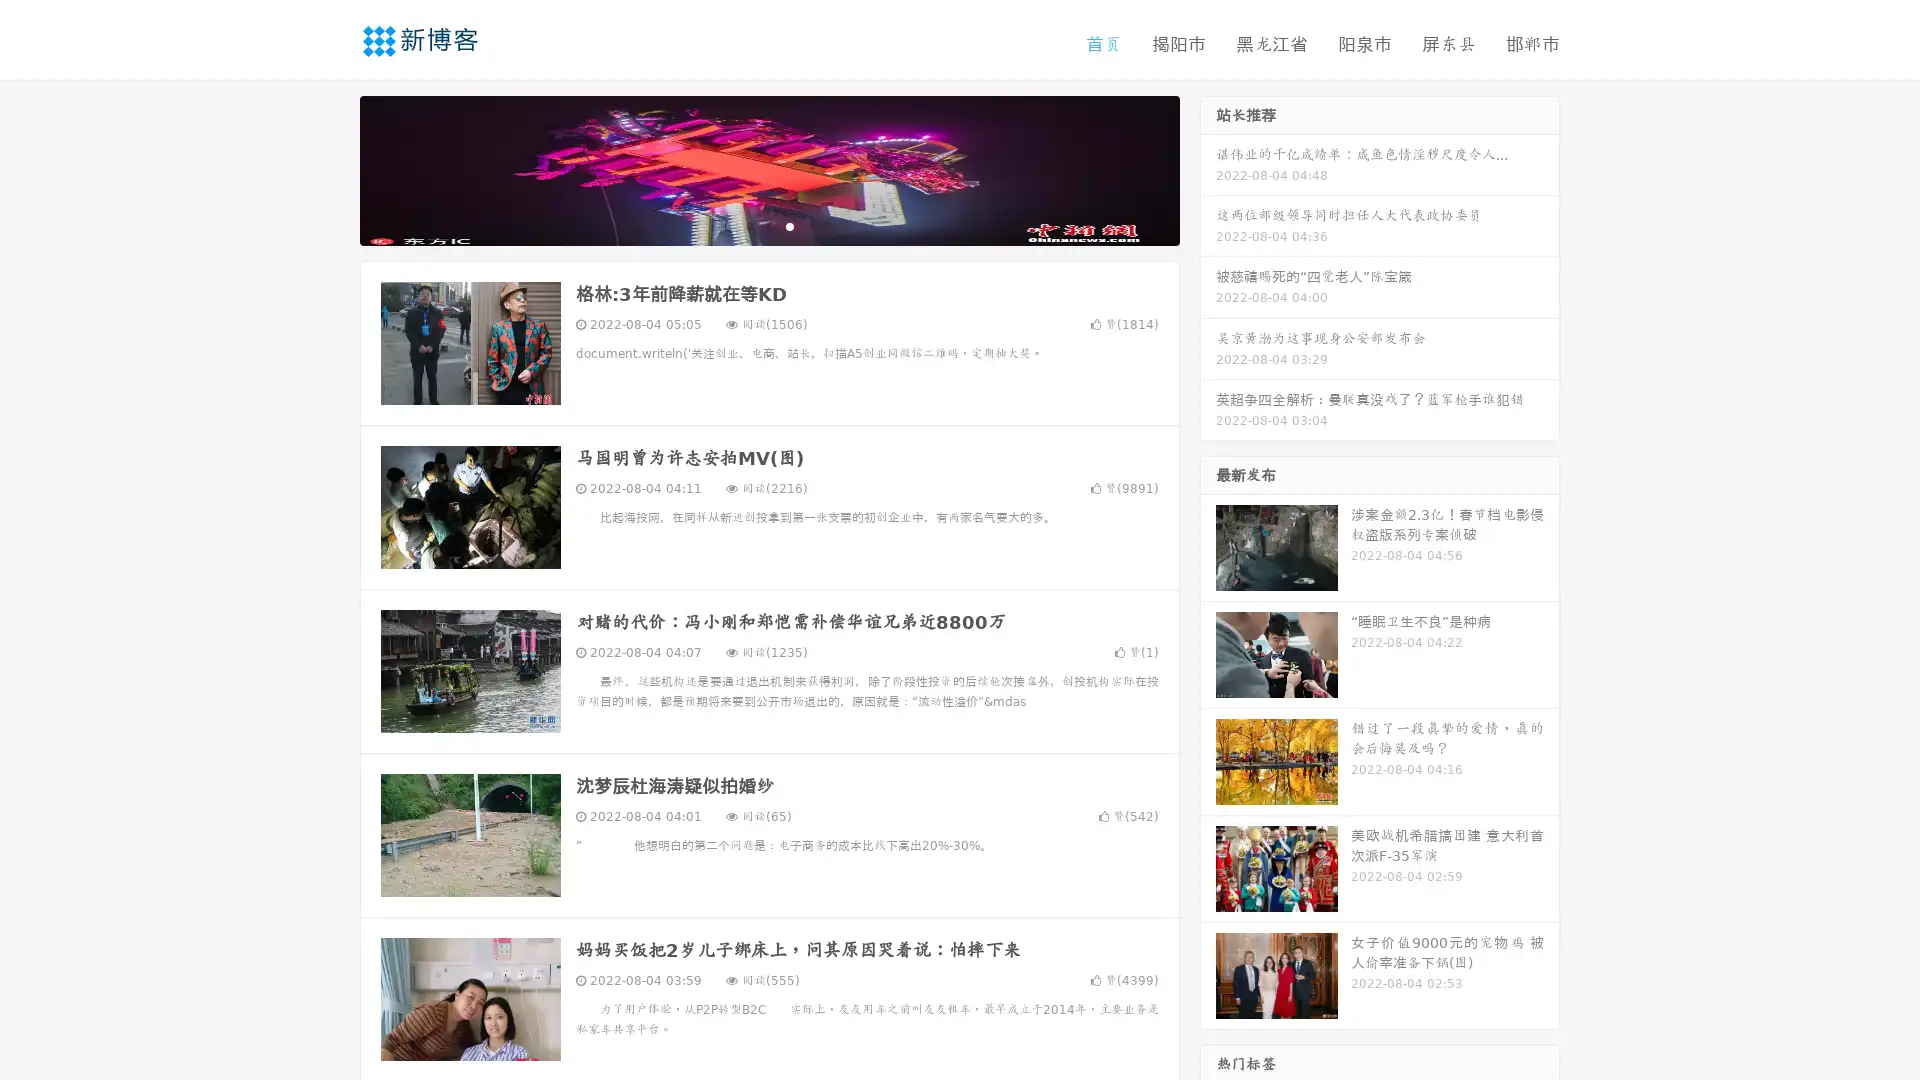 This screenshot has height=1080, width=1920. What do you see at coordinates (748, 225) in the screenshot?
I see `Go to slide 1` at bounding box center [748, 225].